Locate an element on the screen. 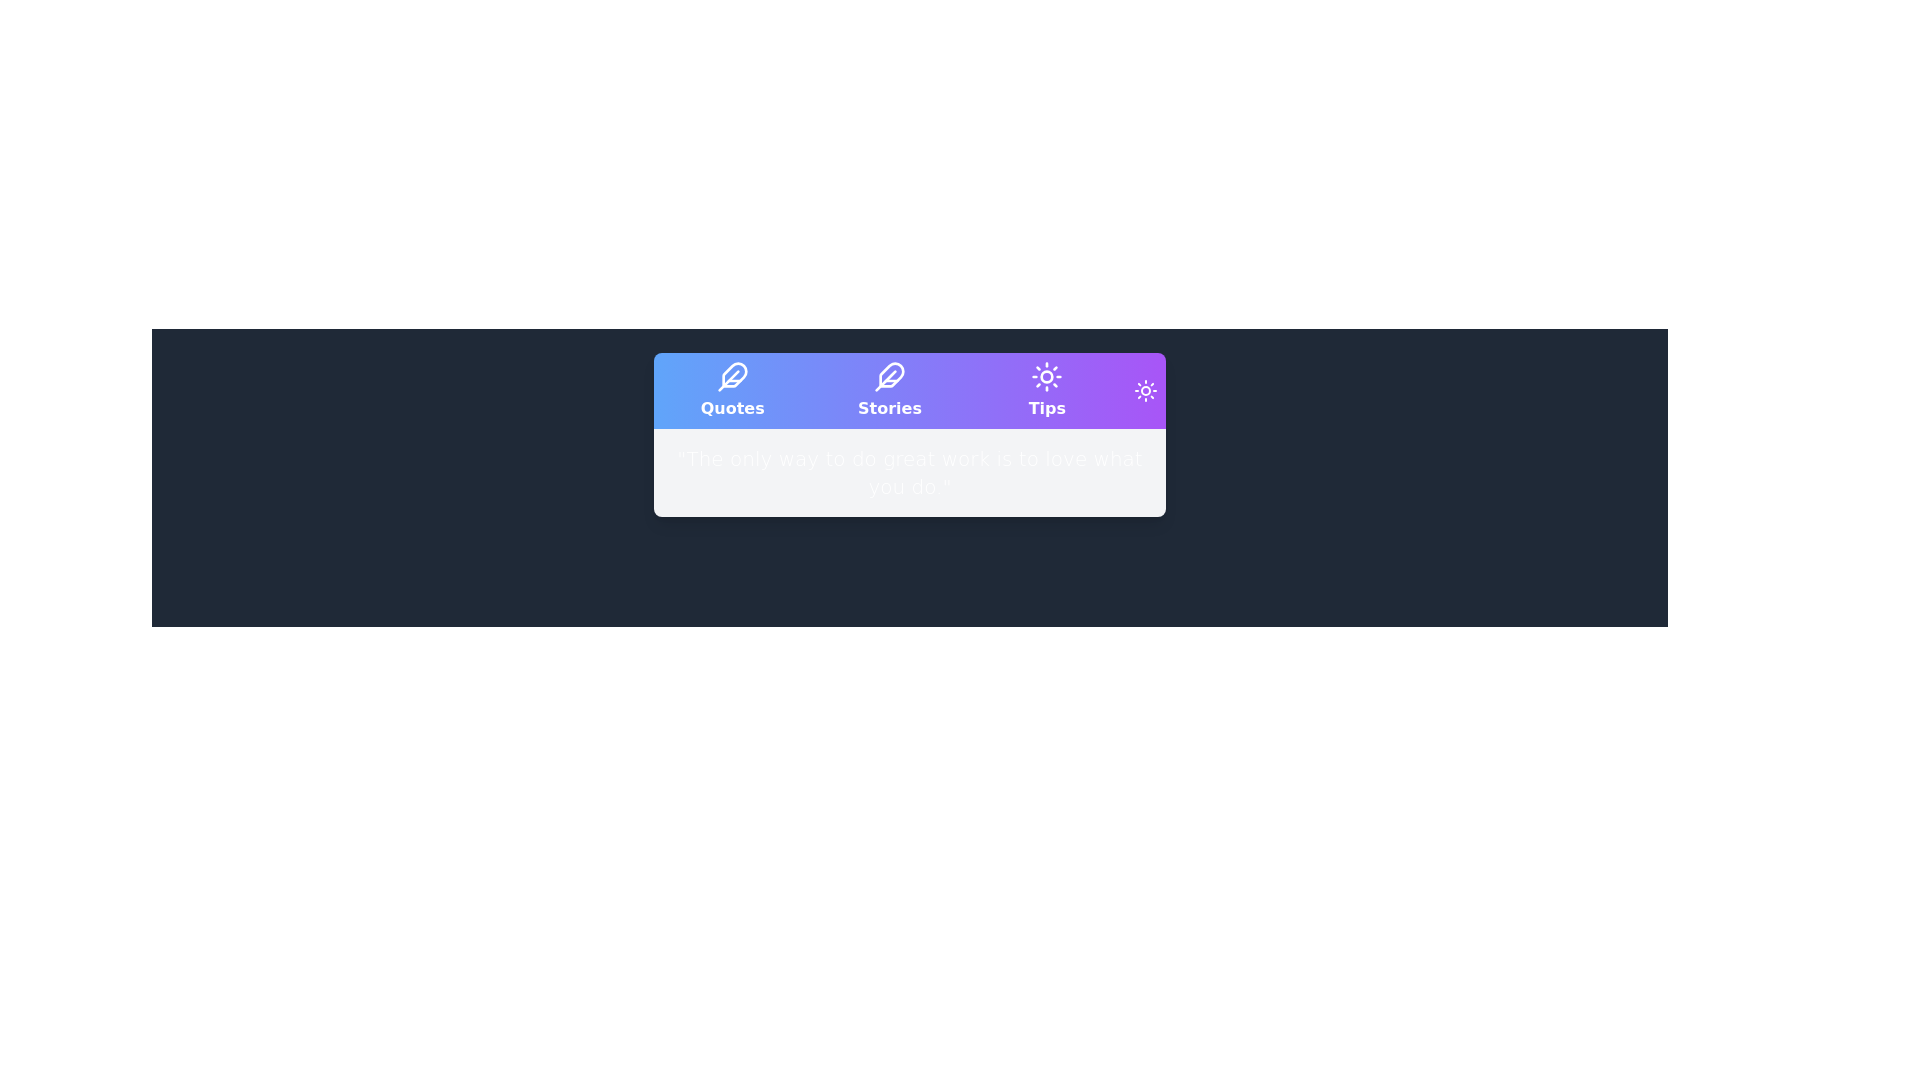 This screenshot has width=1920, height=1080. the Tips tab to view its content is located at coordinates (1046, 390).